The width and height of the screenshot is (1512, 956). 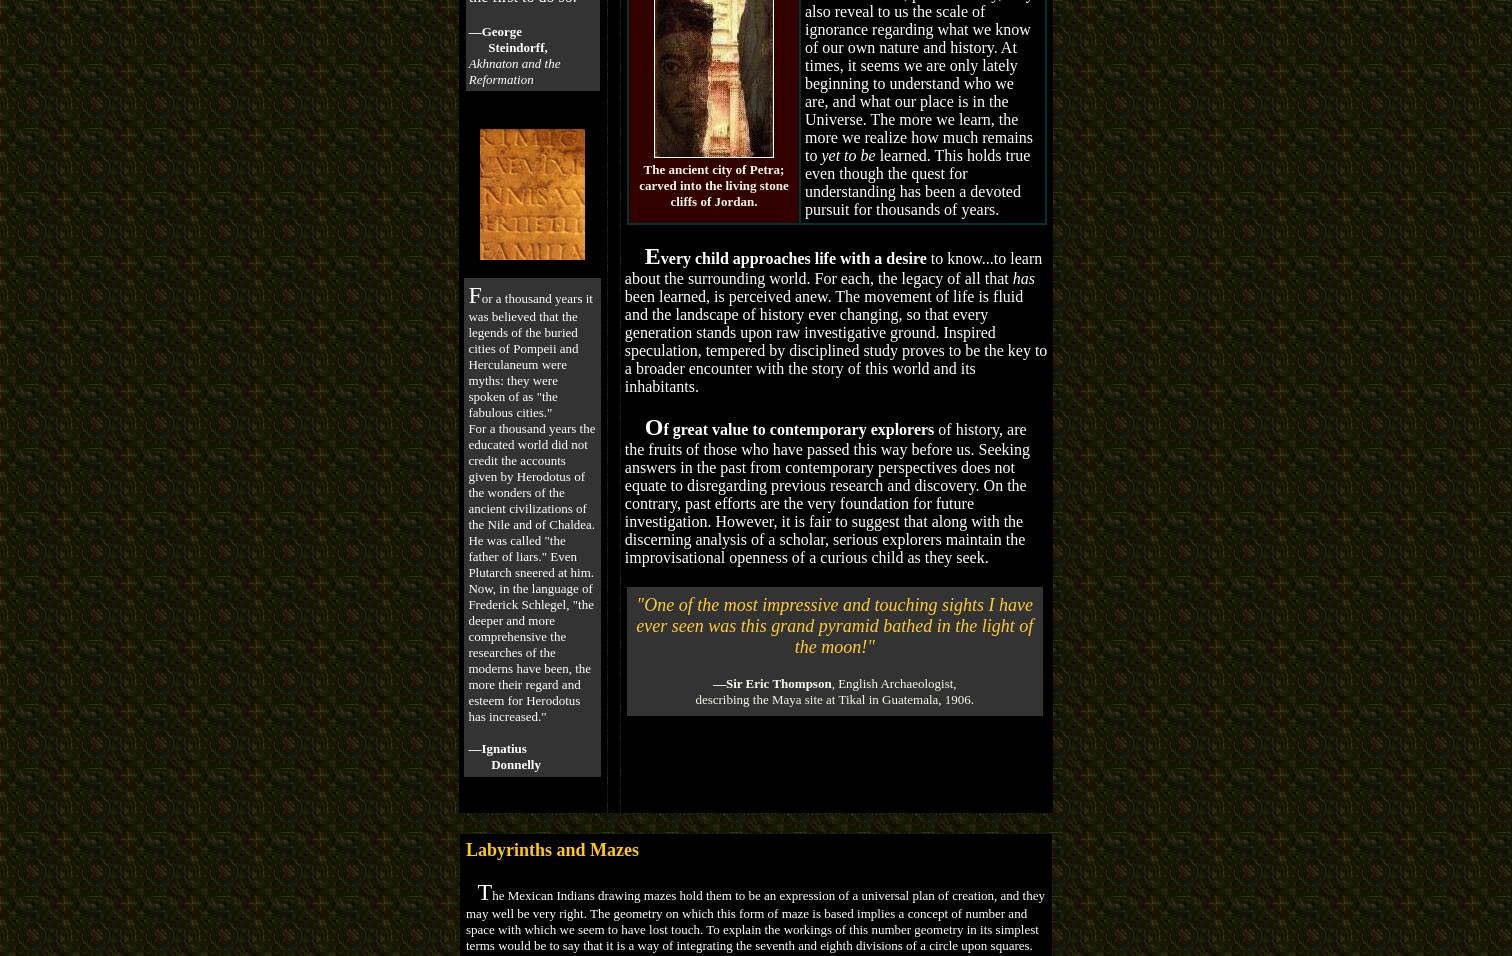 What do you see at coordinates (771, 682) in the screenshot?
I see `'—Sir Eric Thompson'` at bounding box center [771, 682].